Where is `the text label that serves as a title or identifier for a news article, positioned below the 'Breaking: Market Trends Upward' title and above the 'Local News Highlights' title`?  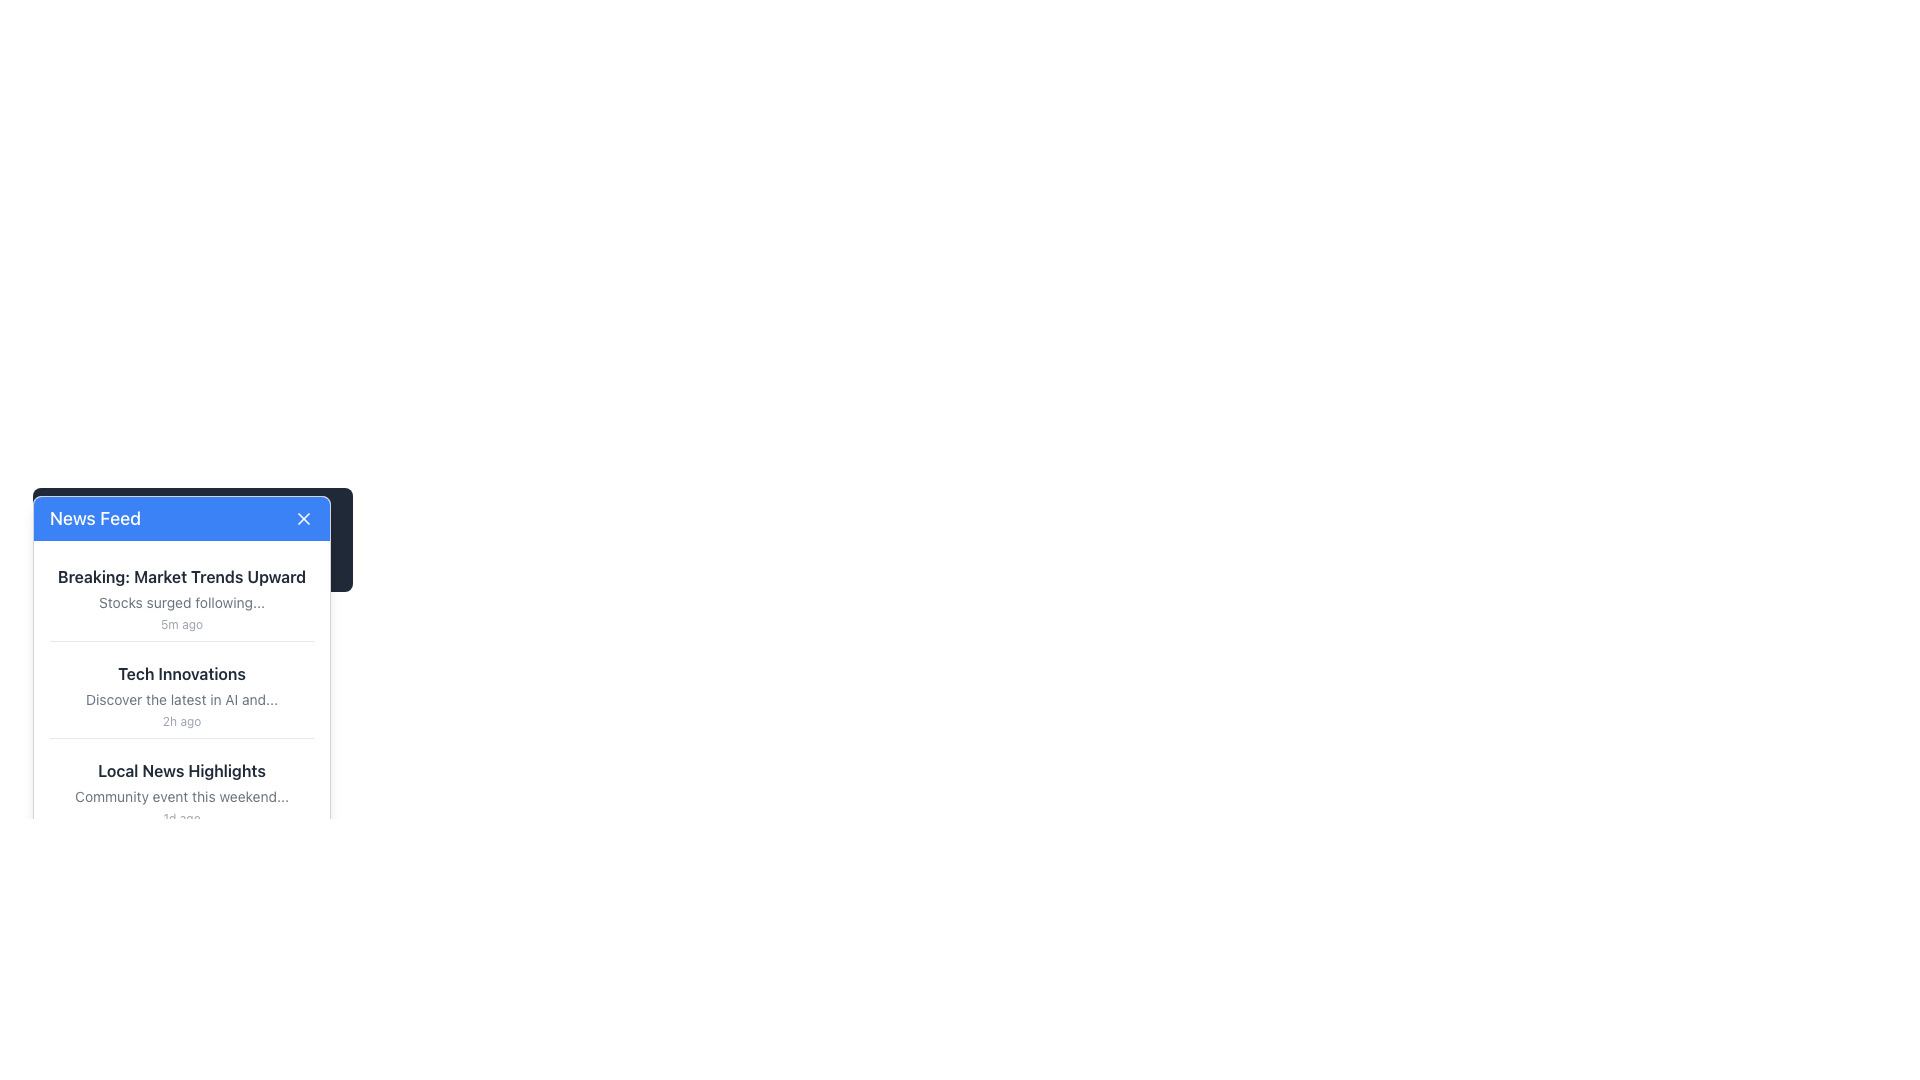 the text label that serves as a title or identifier for a news article, positioned below the 'Breaking: Market Trends Upward' title and above the 'Local News Highlights' title is located at coordinates (182, 674).